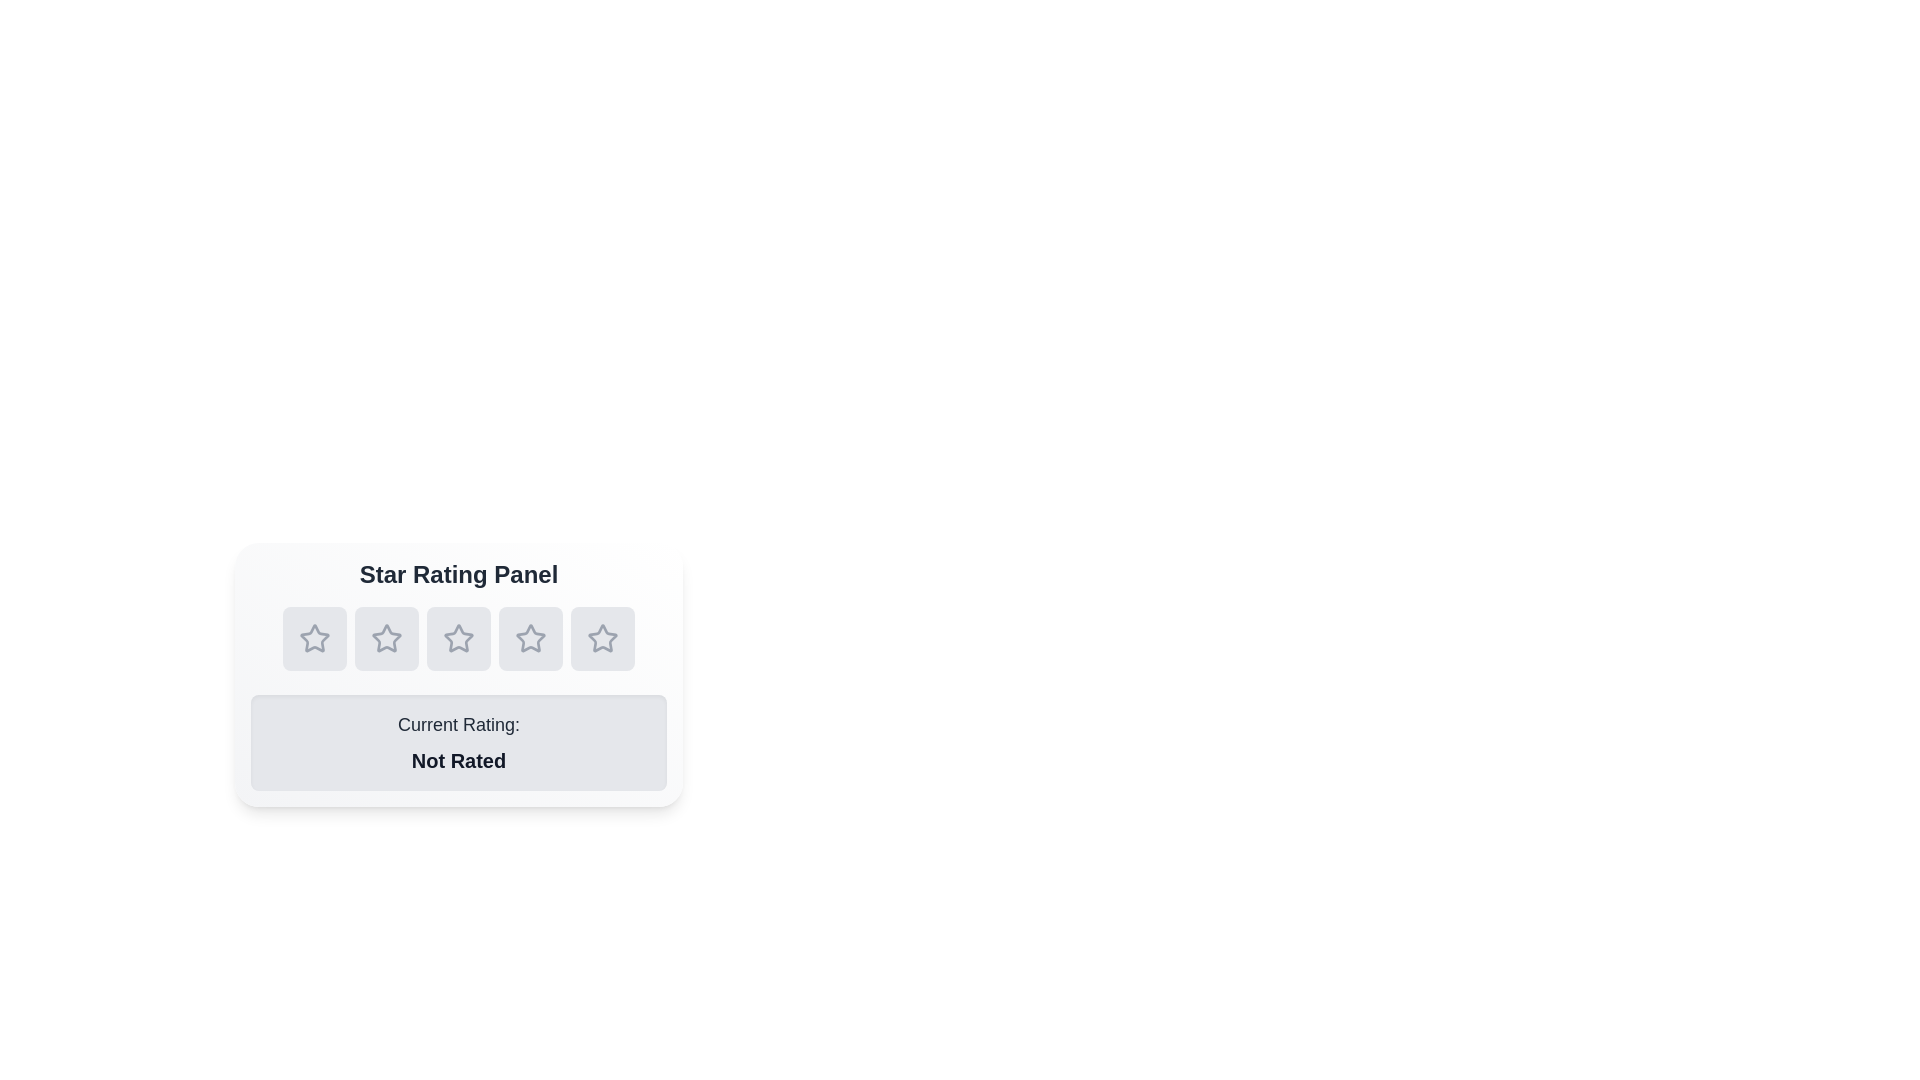 Image resolution: width=1920 pixels, height=1080 pixels. I want to click on the third star, so click(458, 638).